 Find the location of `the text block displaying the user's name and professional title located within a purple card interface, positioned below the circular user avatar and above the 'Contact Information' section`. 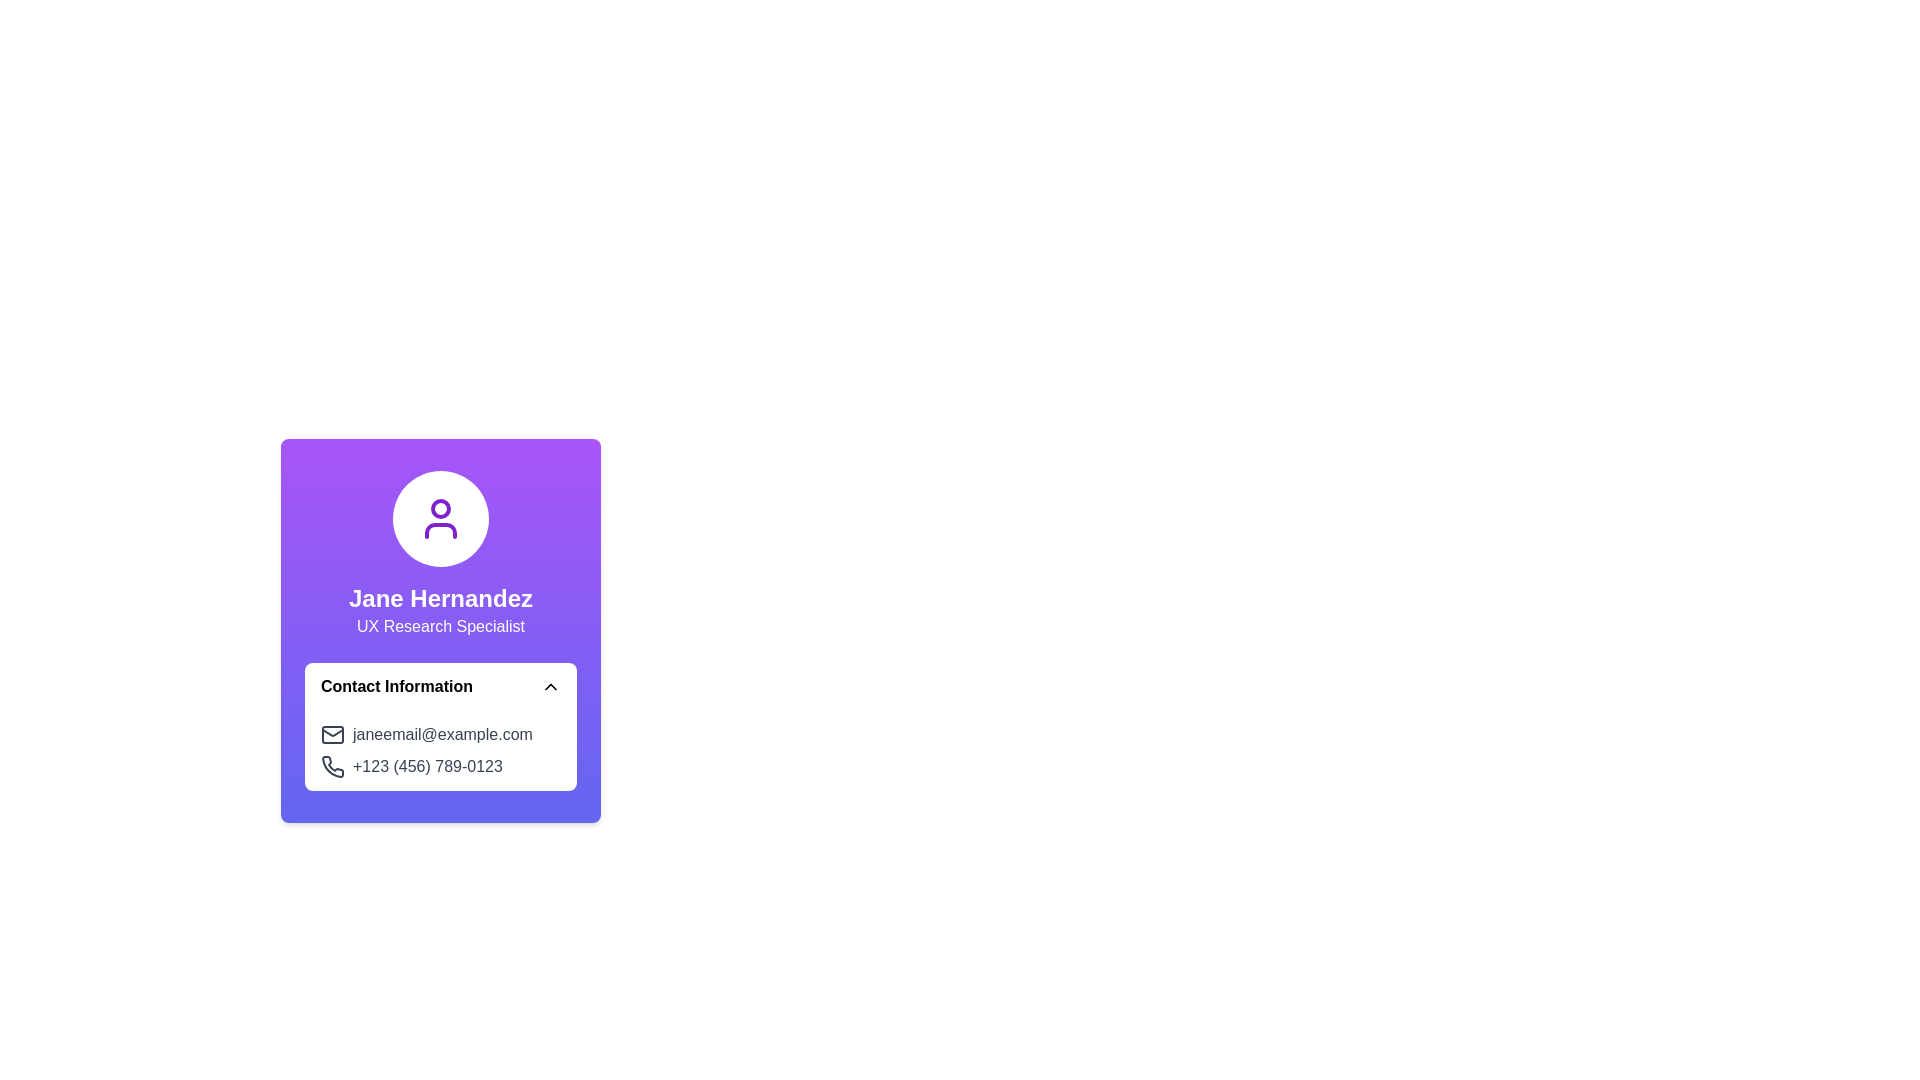

the text block displaying the user's name and professional title located within a purple card interface, positioned below the circular user avatar and above the 'Contact Information' section is located at coordinates (440, 609).